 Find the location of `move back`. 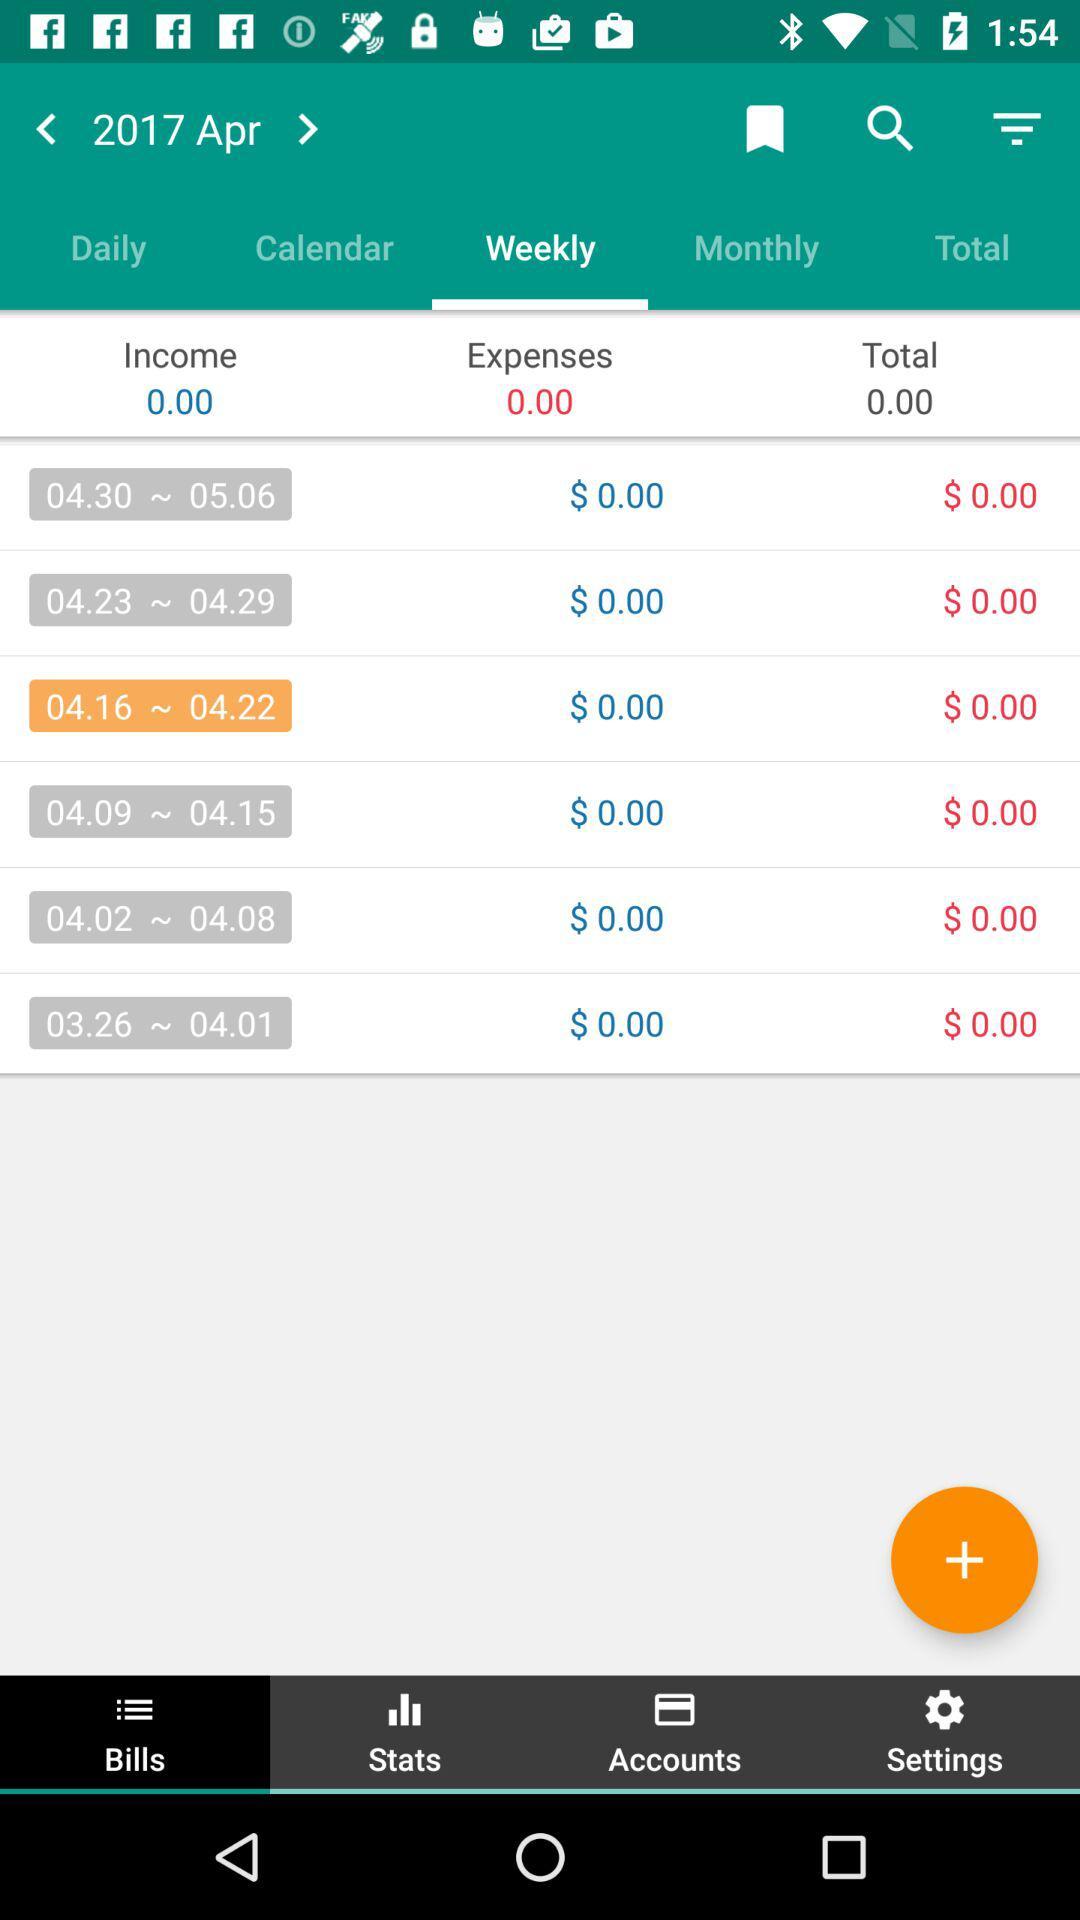

move back is located at coordinates (45, 127).